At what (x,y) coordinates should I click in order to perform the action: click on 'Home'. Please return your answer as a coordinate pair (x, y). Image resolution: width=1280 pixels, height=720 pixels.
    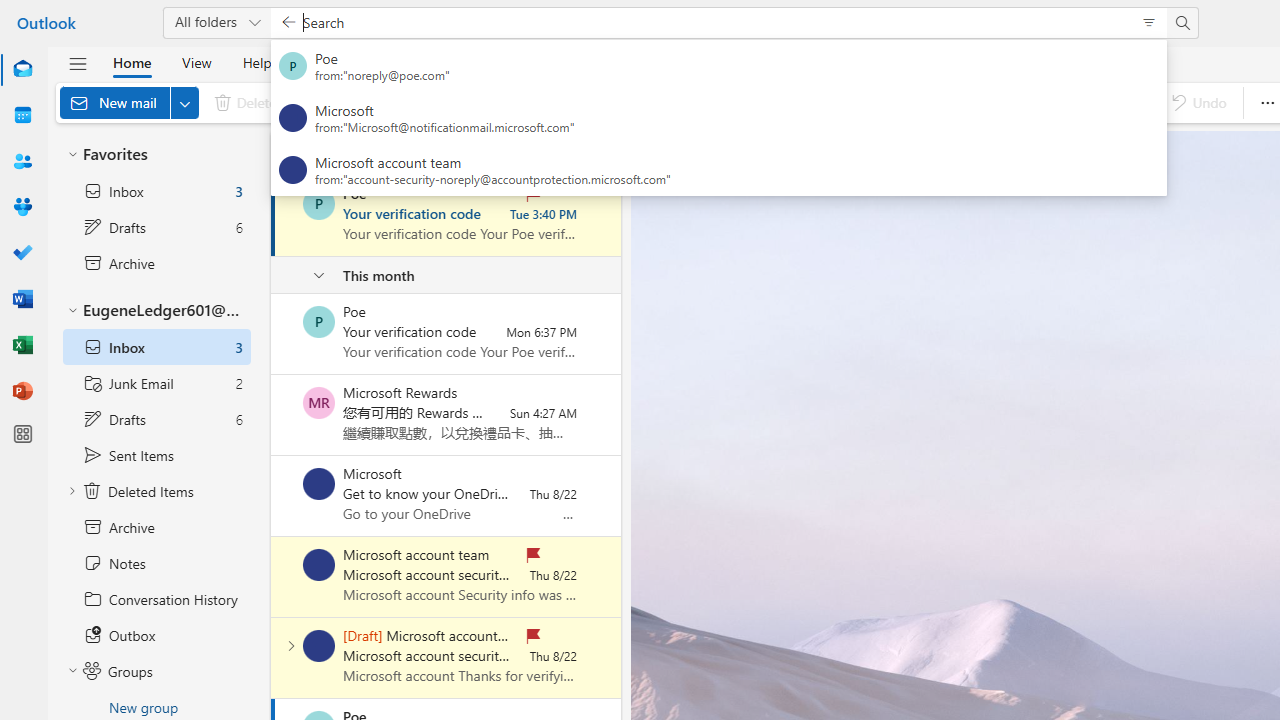
    Looking at the image, I should click on (131, 61).